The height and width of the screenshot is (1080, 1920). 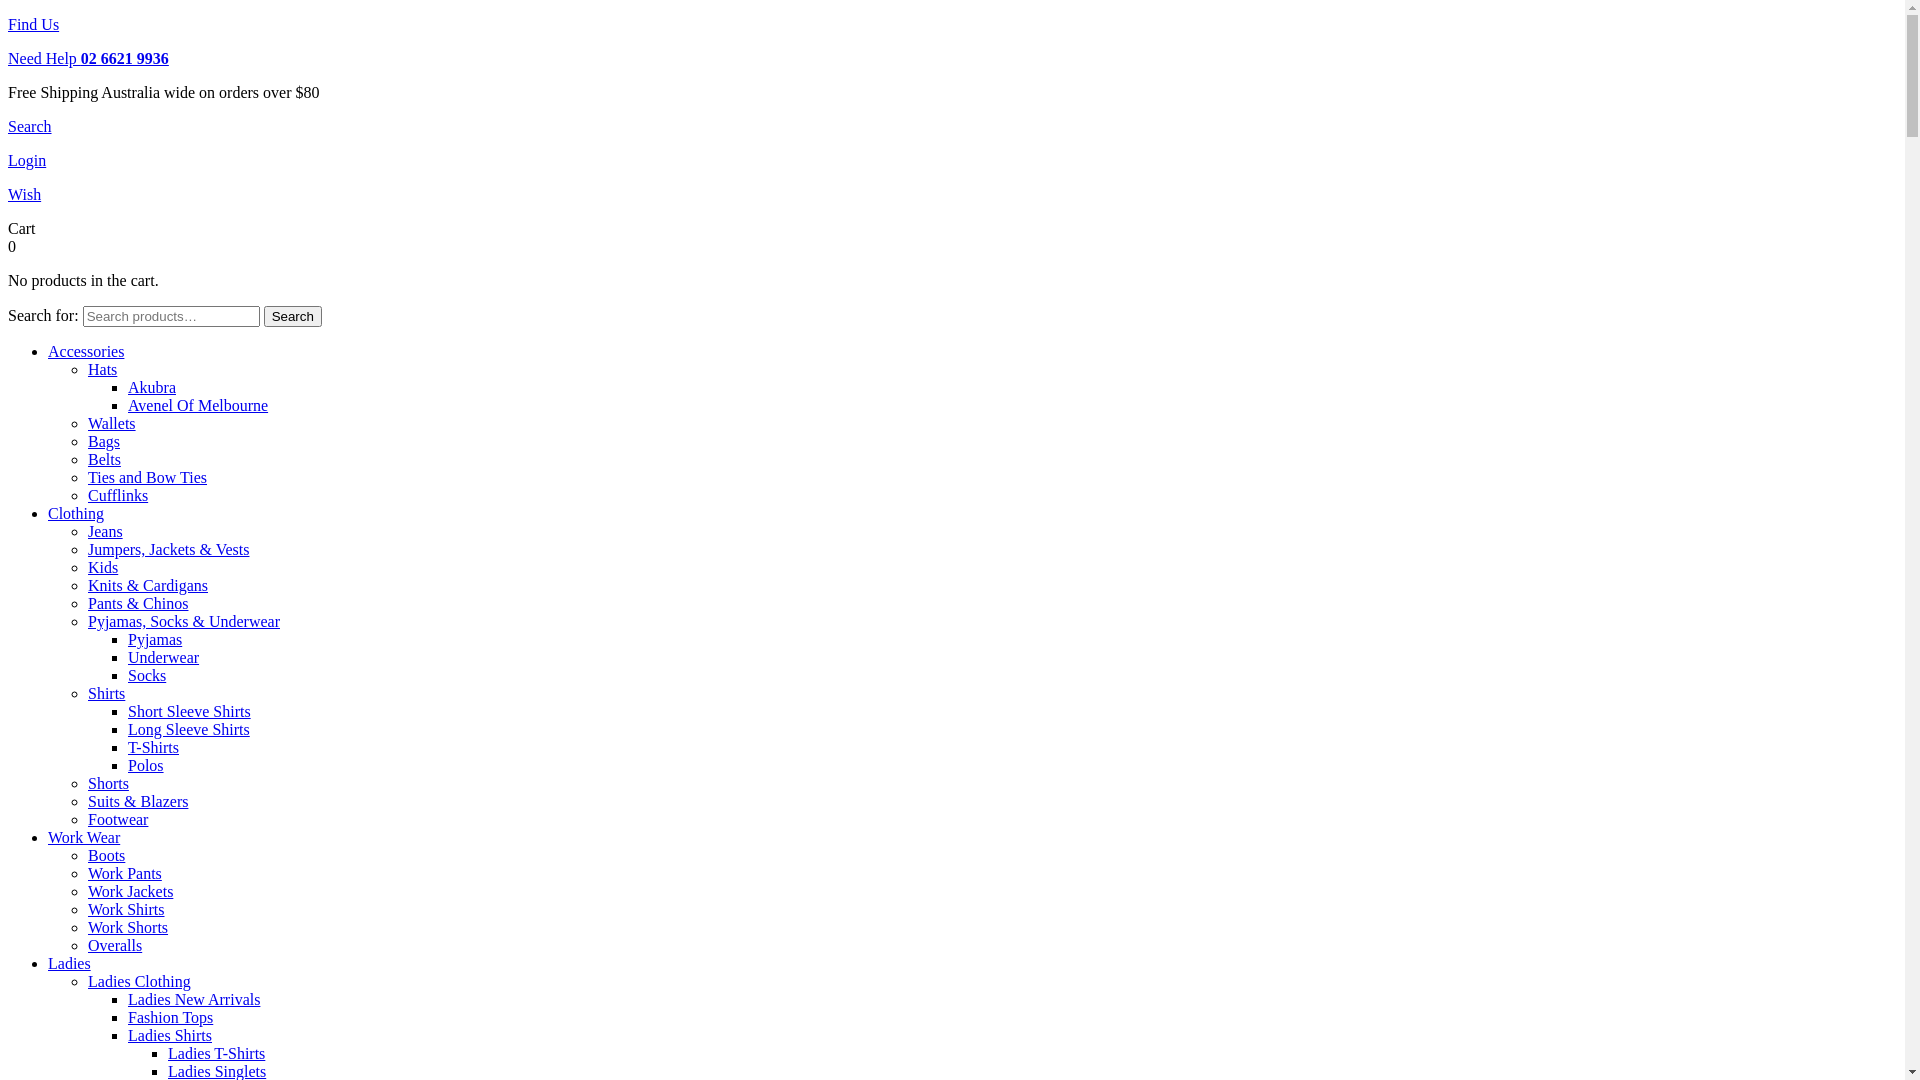 What do you see at coordinates (24, 194) in the screenshot?
I see `'Wish'` at bounding box center [24, 194].